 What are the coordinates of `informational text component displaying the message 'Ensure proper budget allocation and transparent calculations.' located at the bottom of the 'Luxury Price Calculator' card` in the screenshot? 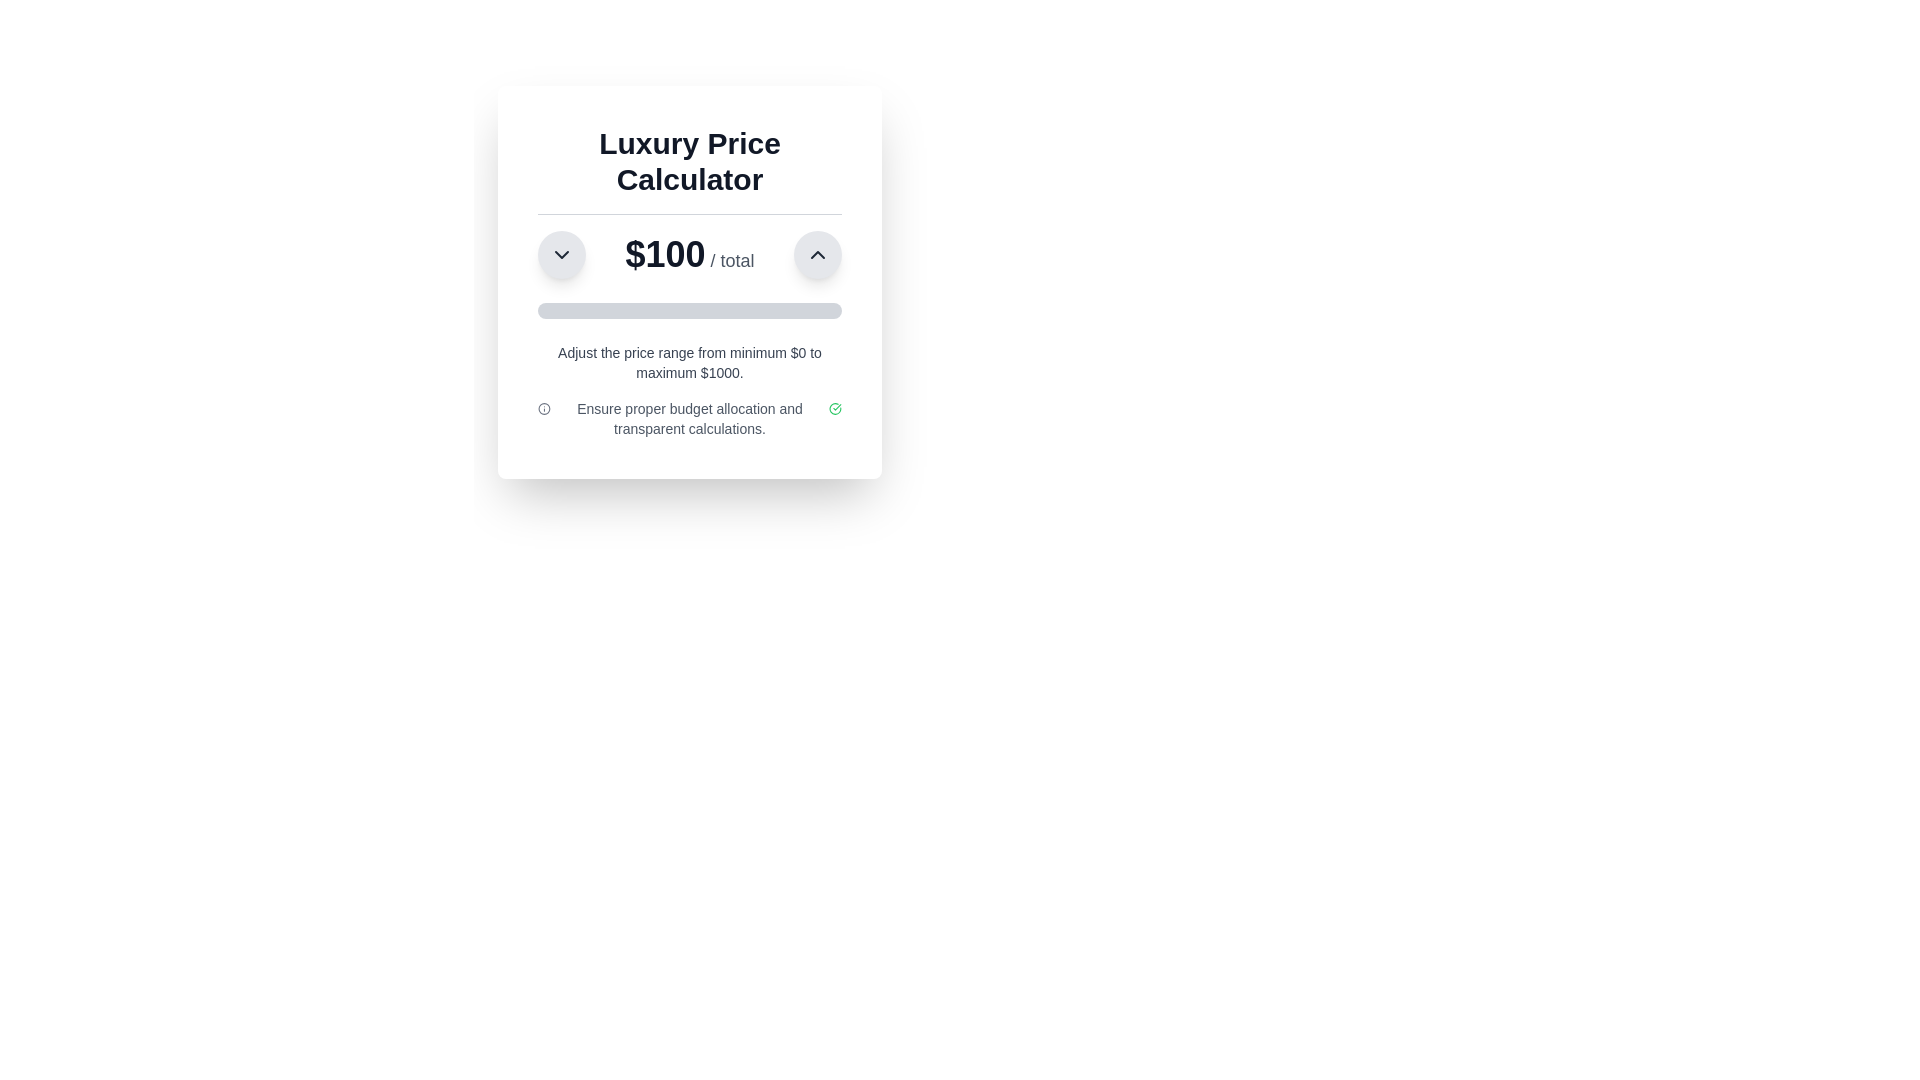 It's located at (690, 418).